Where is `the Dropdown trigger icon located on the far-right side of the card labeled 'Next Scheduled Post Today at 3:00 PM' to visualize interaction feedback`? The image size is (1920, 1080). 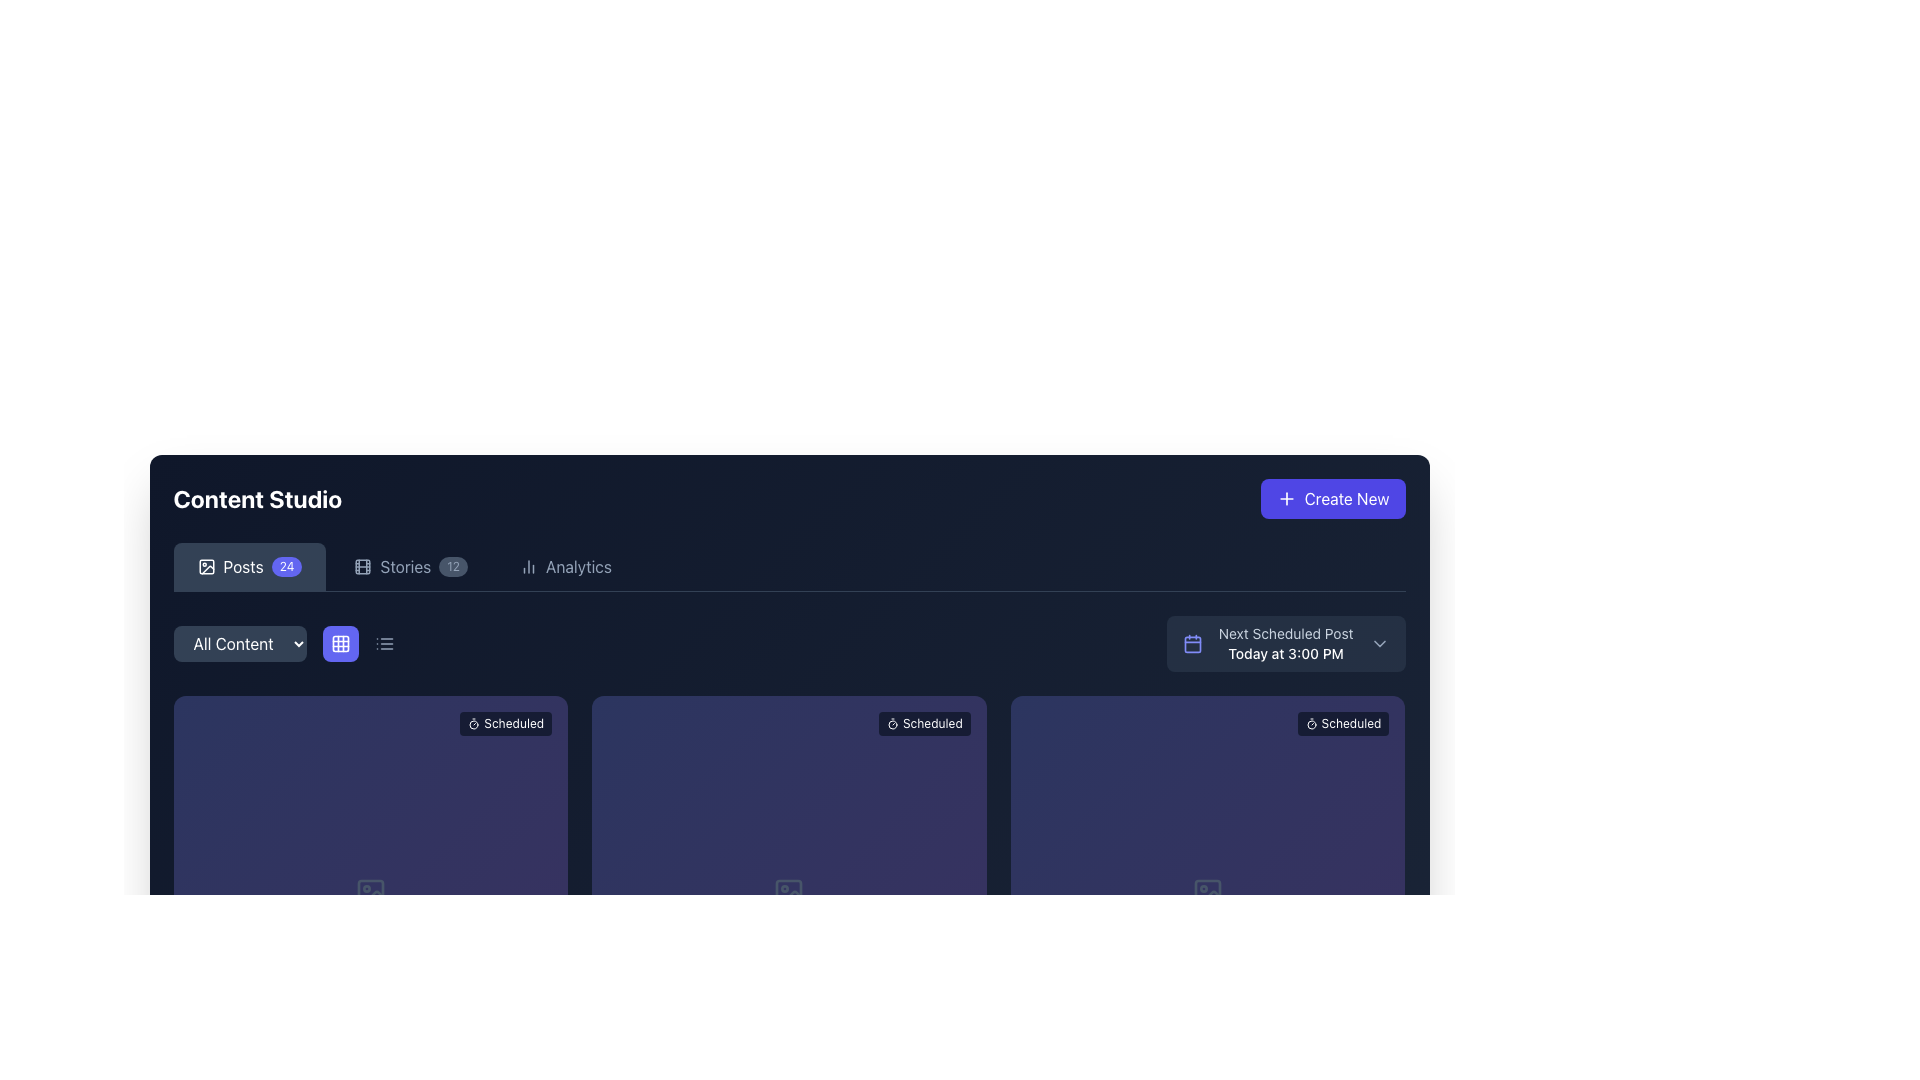 the Dropdown trigger icon located on the far-right side of the card labeled 'Next Scheduled Post Today at 3:00 PM' to visualize interaction feedback is located at coordinates (1378, 644).